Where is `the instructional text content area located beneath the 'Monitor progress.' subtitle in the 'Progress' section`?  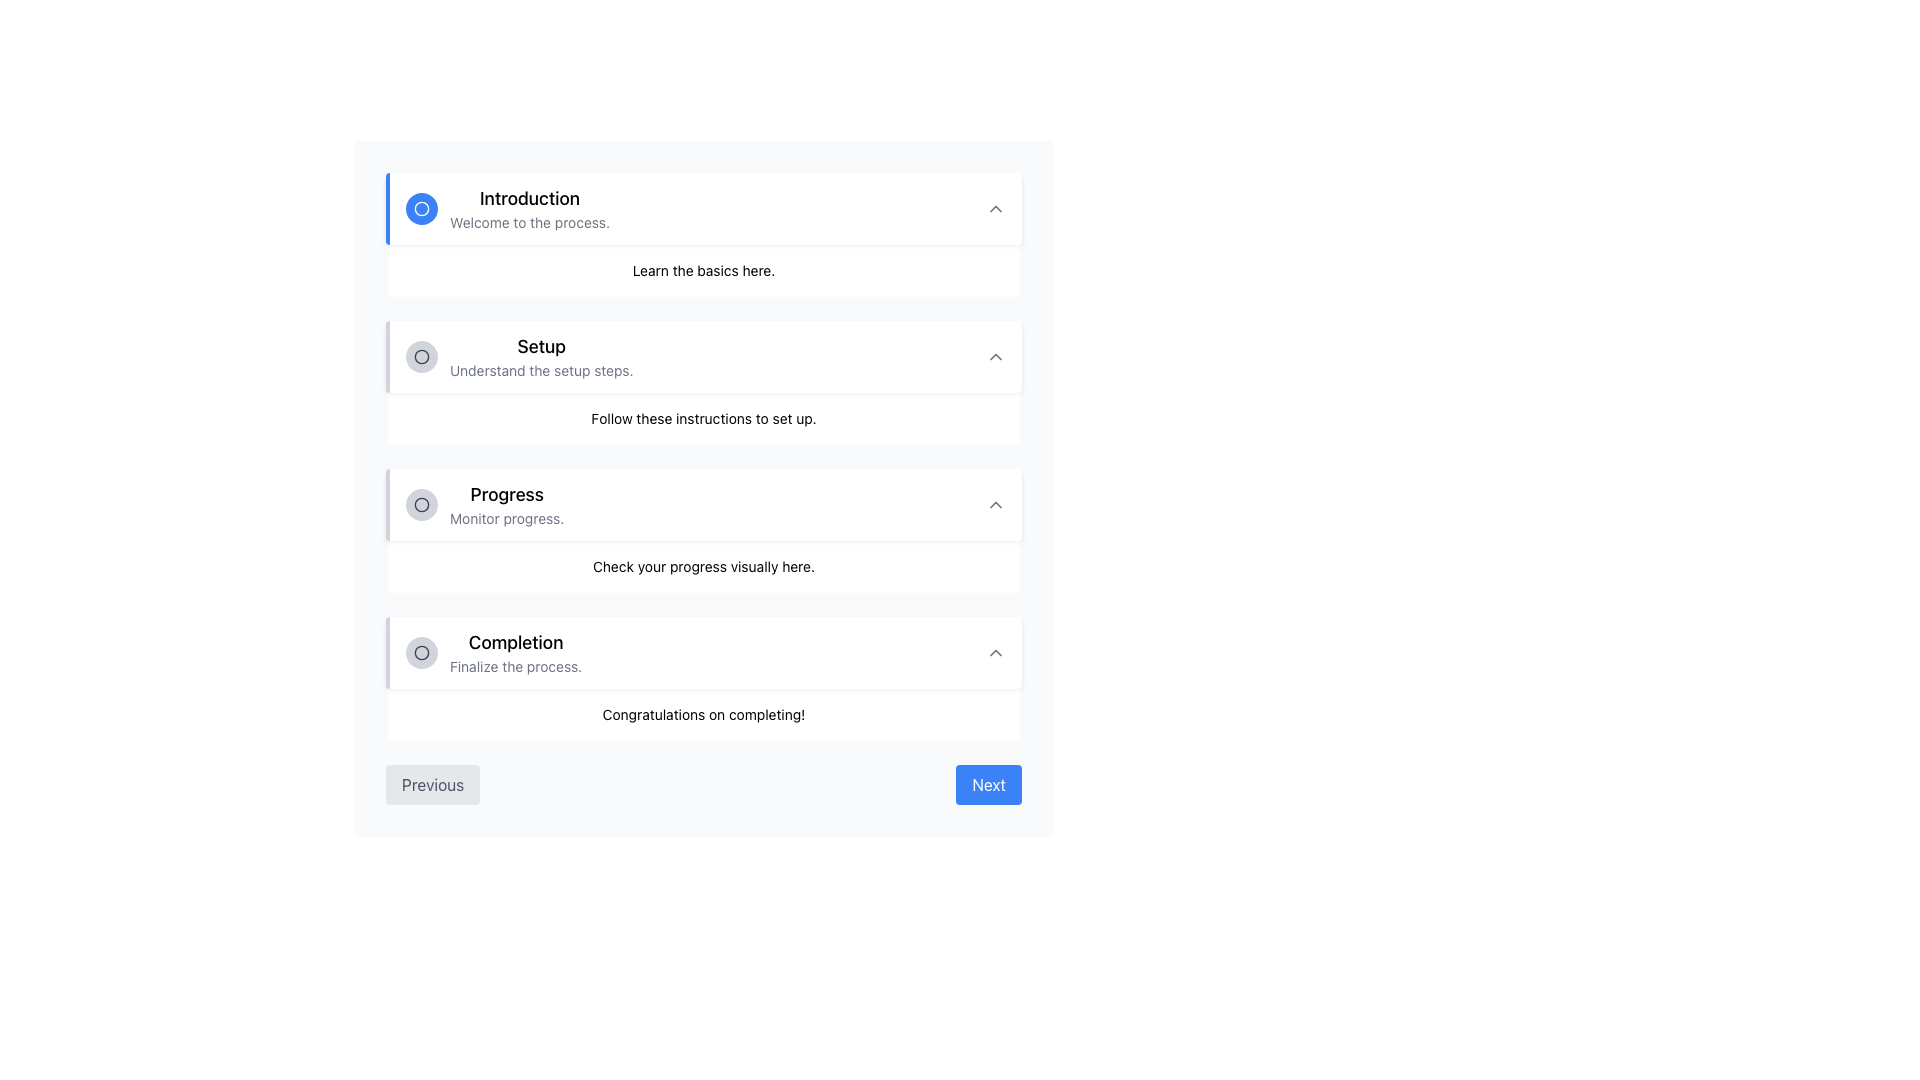
the instructional text content area located beneath the 'Monitor progress.' subtitle in the 'Progress' section is located at coordinates (704, 567).